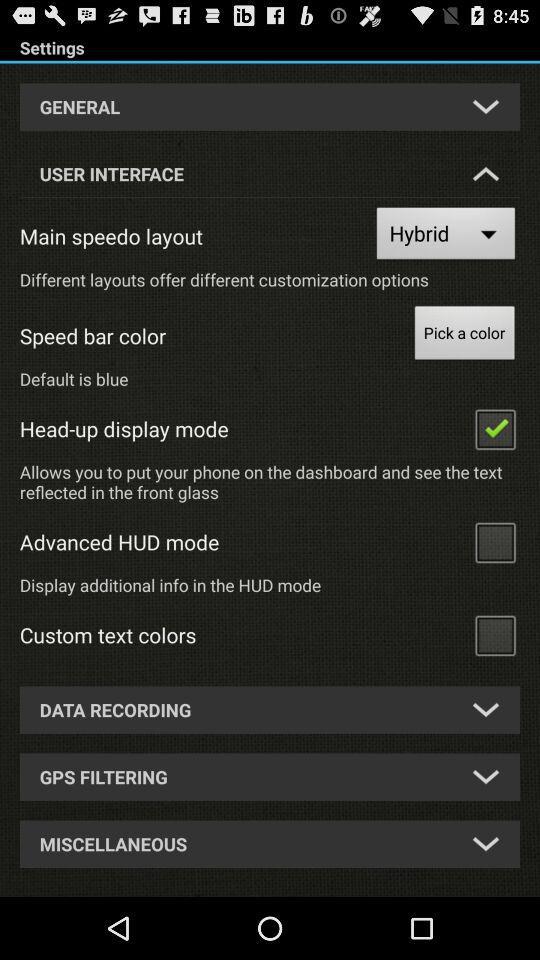 The width and height of the screenshot is (540, 960). What do you see at coordinates (494, 633) in the screenshot?
I see `custom text colors` at bounding box center [494, 633].